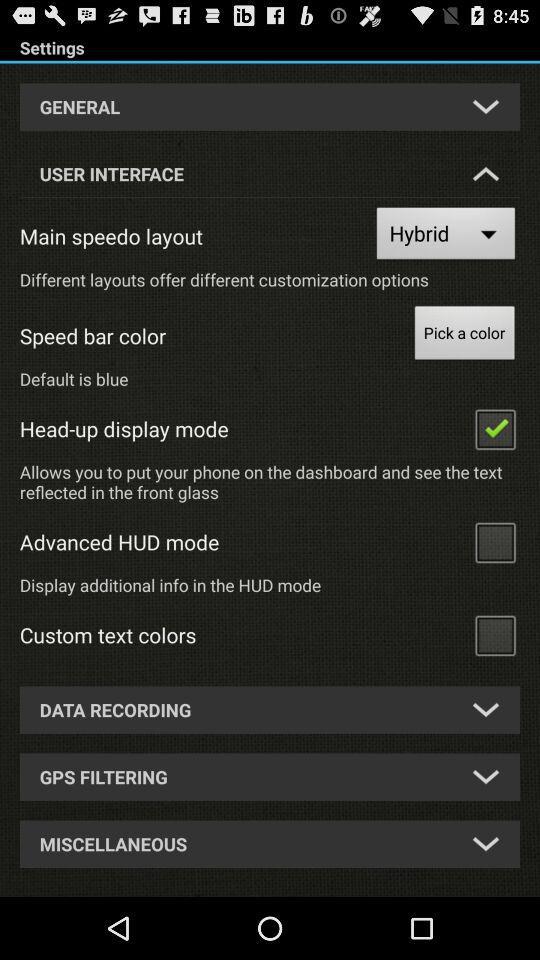 The width and height of the screenshot is (540, 960). What do you see at coordinates (494, 633) in the screenshot?
I see `custom text colors` at bounding box center [494, 633].